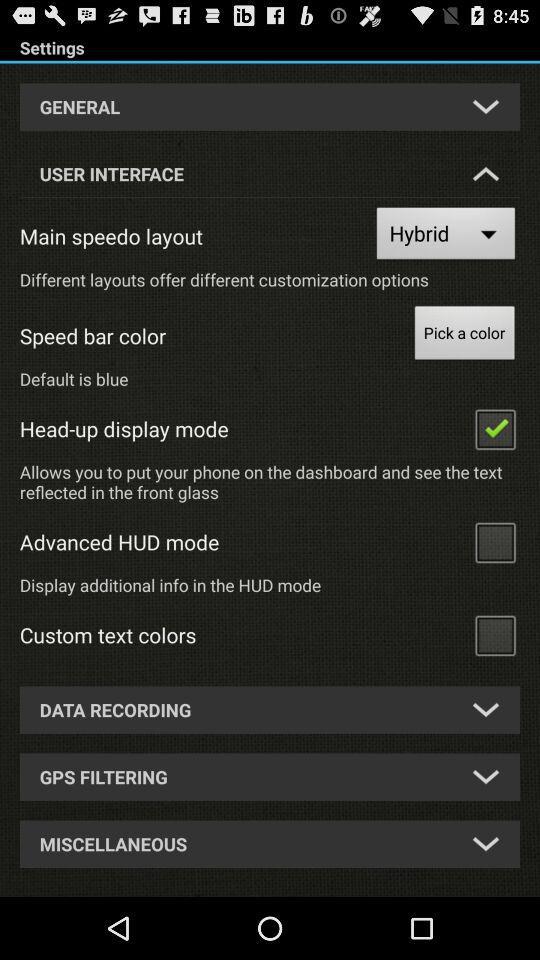 The width and height of the screenshot is (540, 960). What do you see at coordinates (494, 633) in the screenshot?
I see `custom text colors` at bounding box center [494, 633].